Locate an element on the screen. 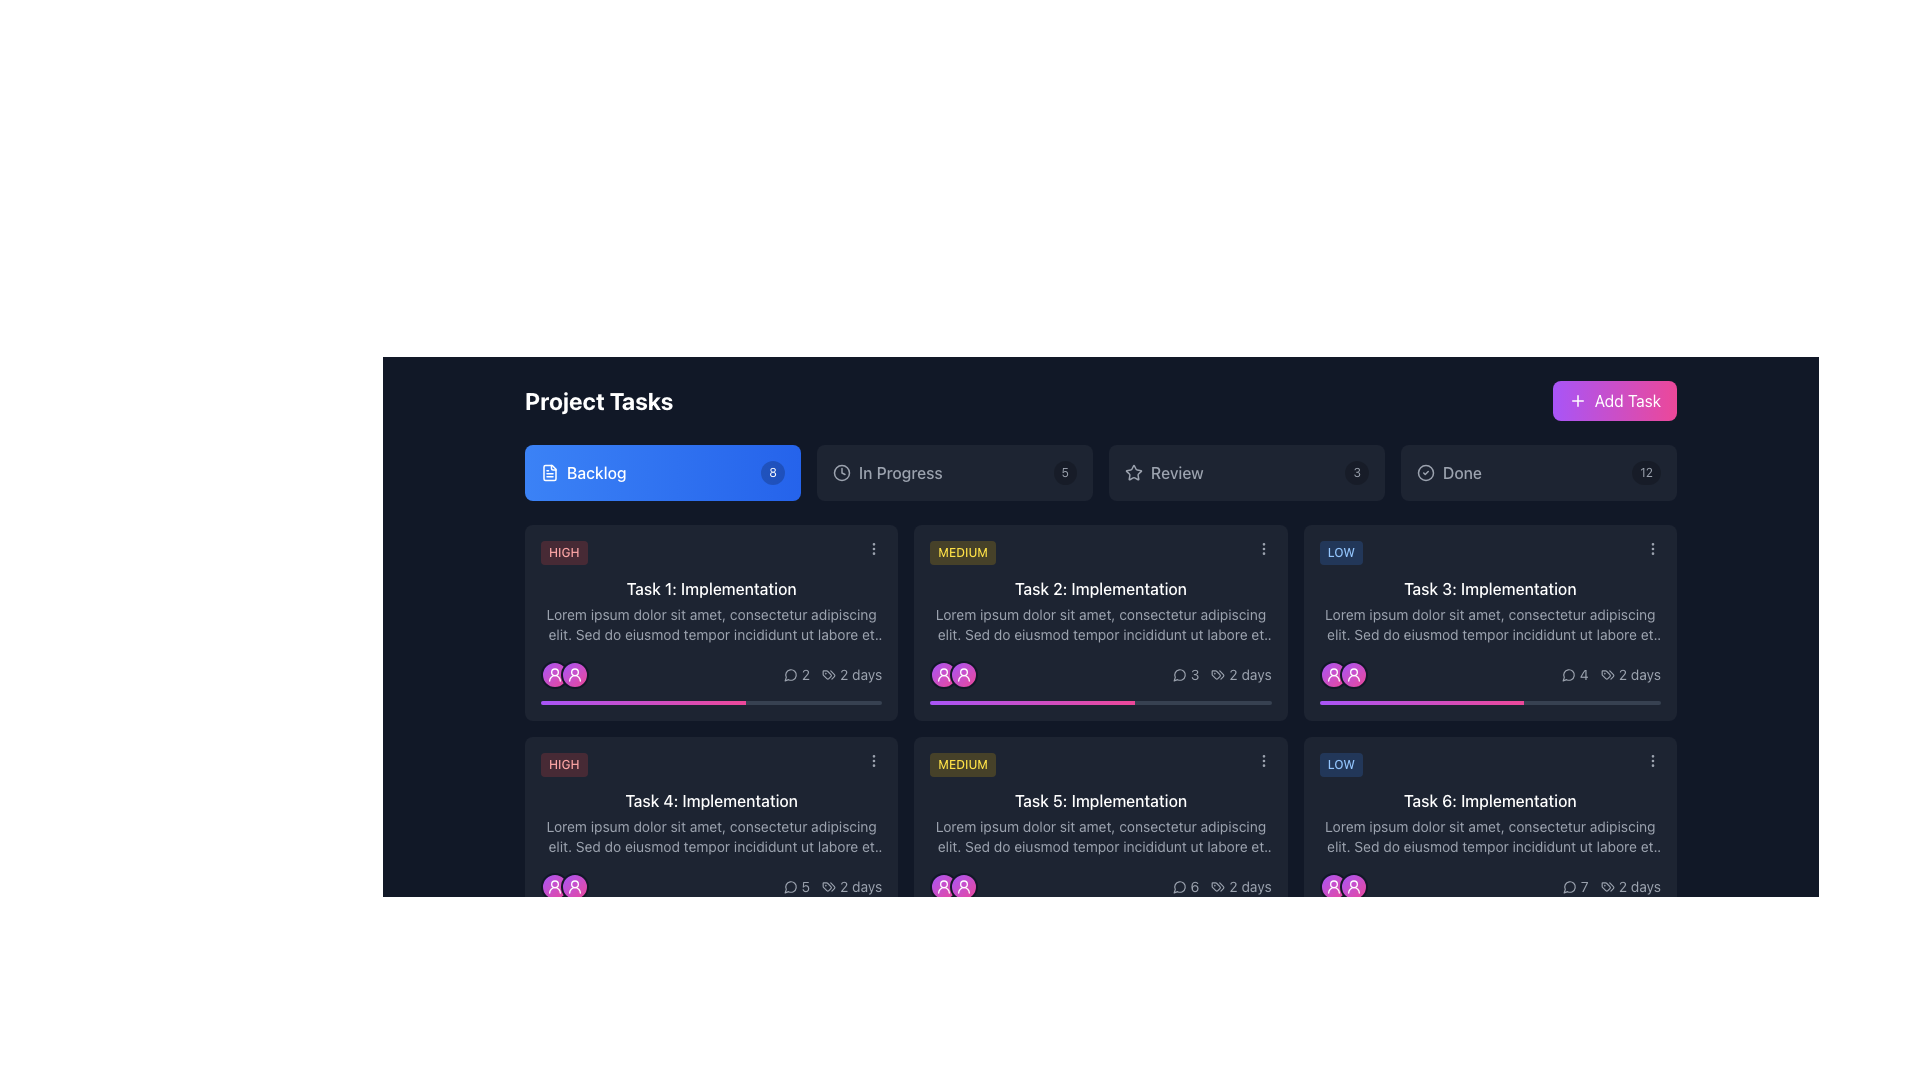 This screenshot has width=1920, height=1080. the text label element that displays 'Task 3: Implementation', which is styled in white on a dark background and is part of a card layout in the 'Backlog' section is located at coordinates (1490, 588).